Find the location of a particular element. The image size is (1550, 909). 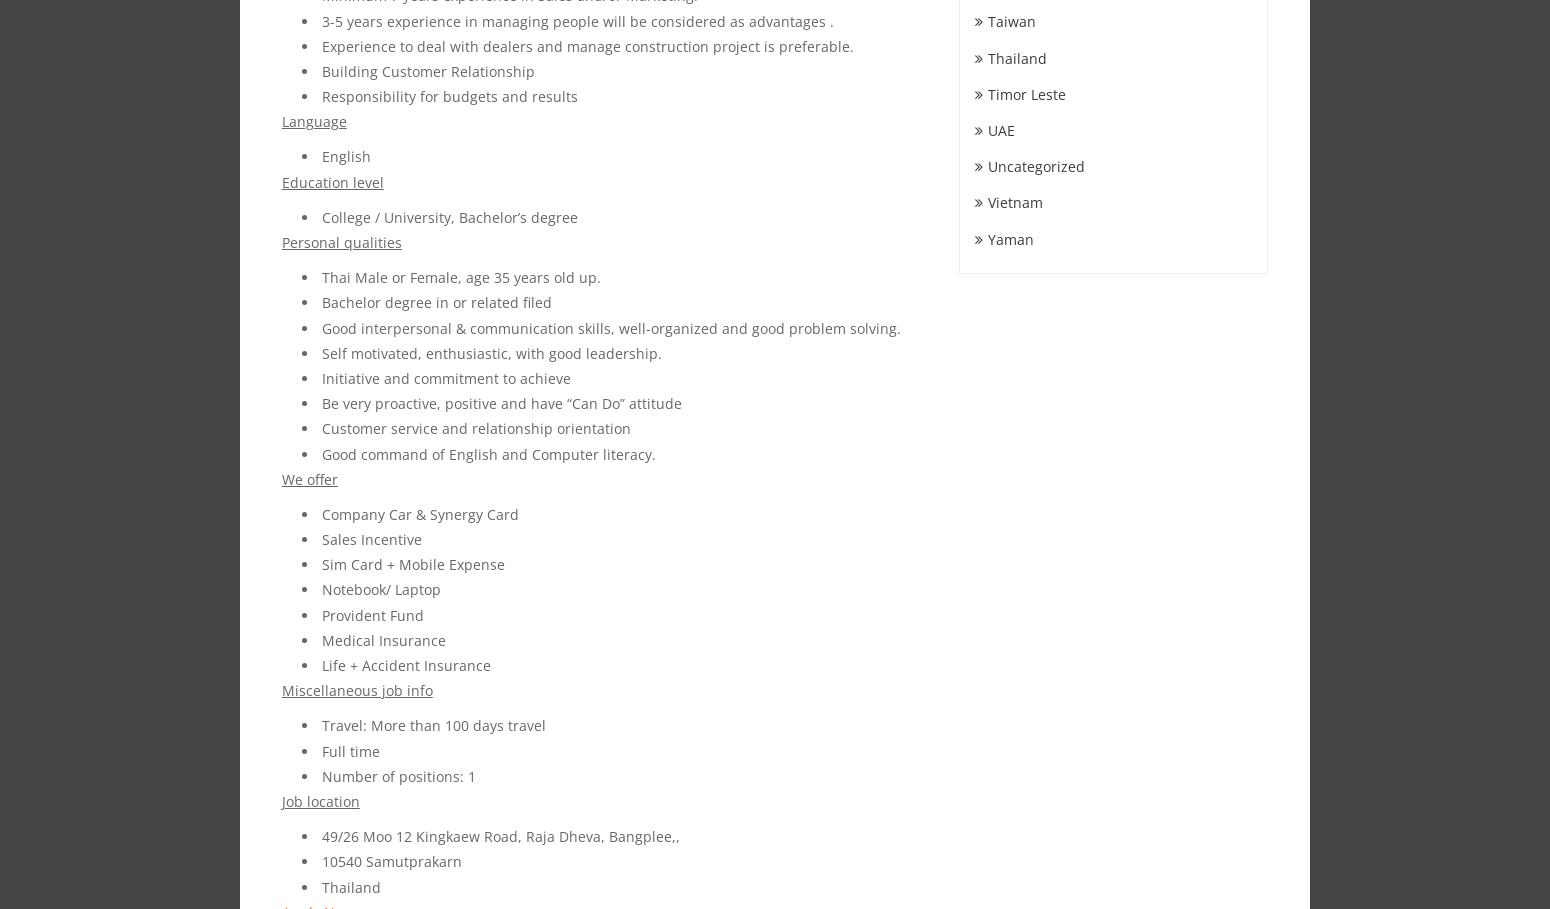

'Customer service and relationship orientation' is located at coordinates (320, 427).